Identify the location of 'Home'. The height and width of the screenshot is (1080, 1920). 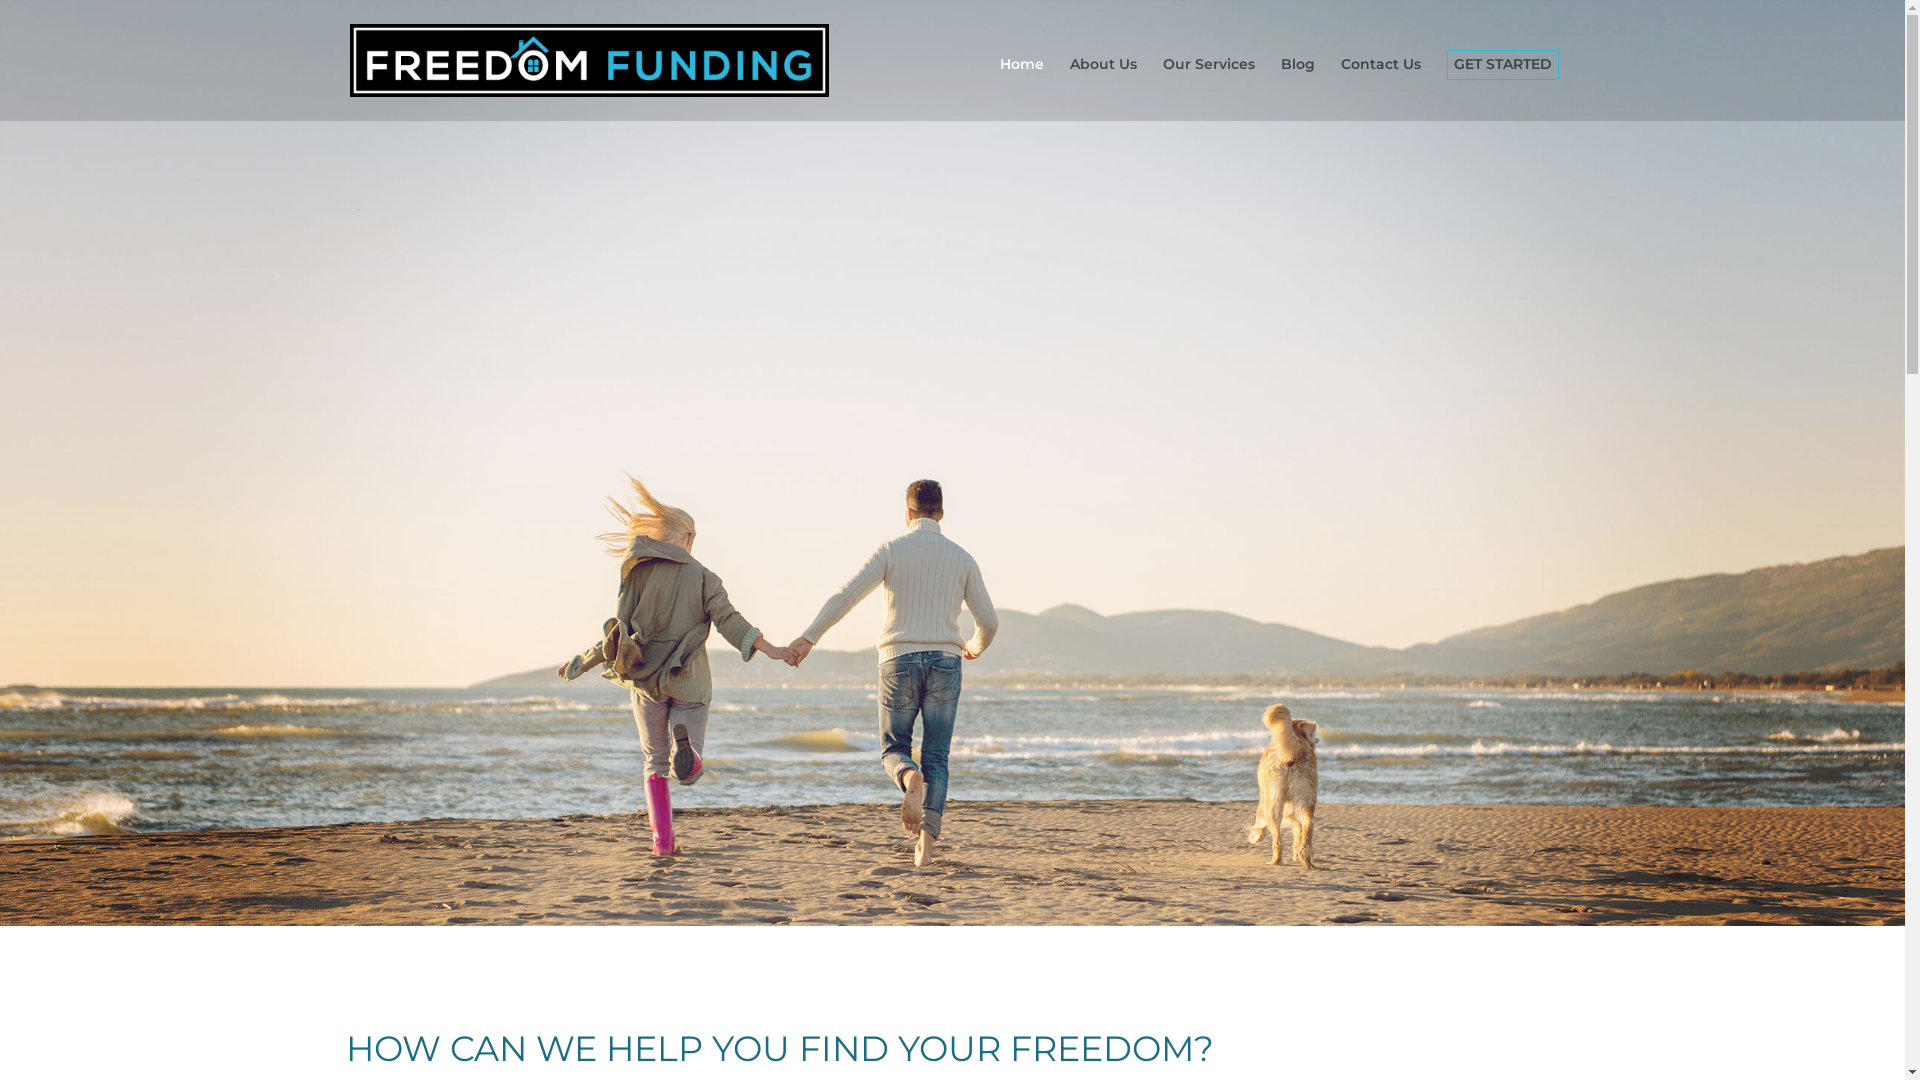
(1022, 87).